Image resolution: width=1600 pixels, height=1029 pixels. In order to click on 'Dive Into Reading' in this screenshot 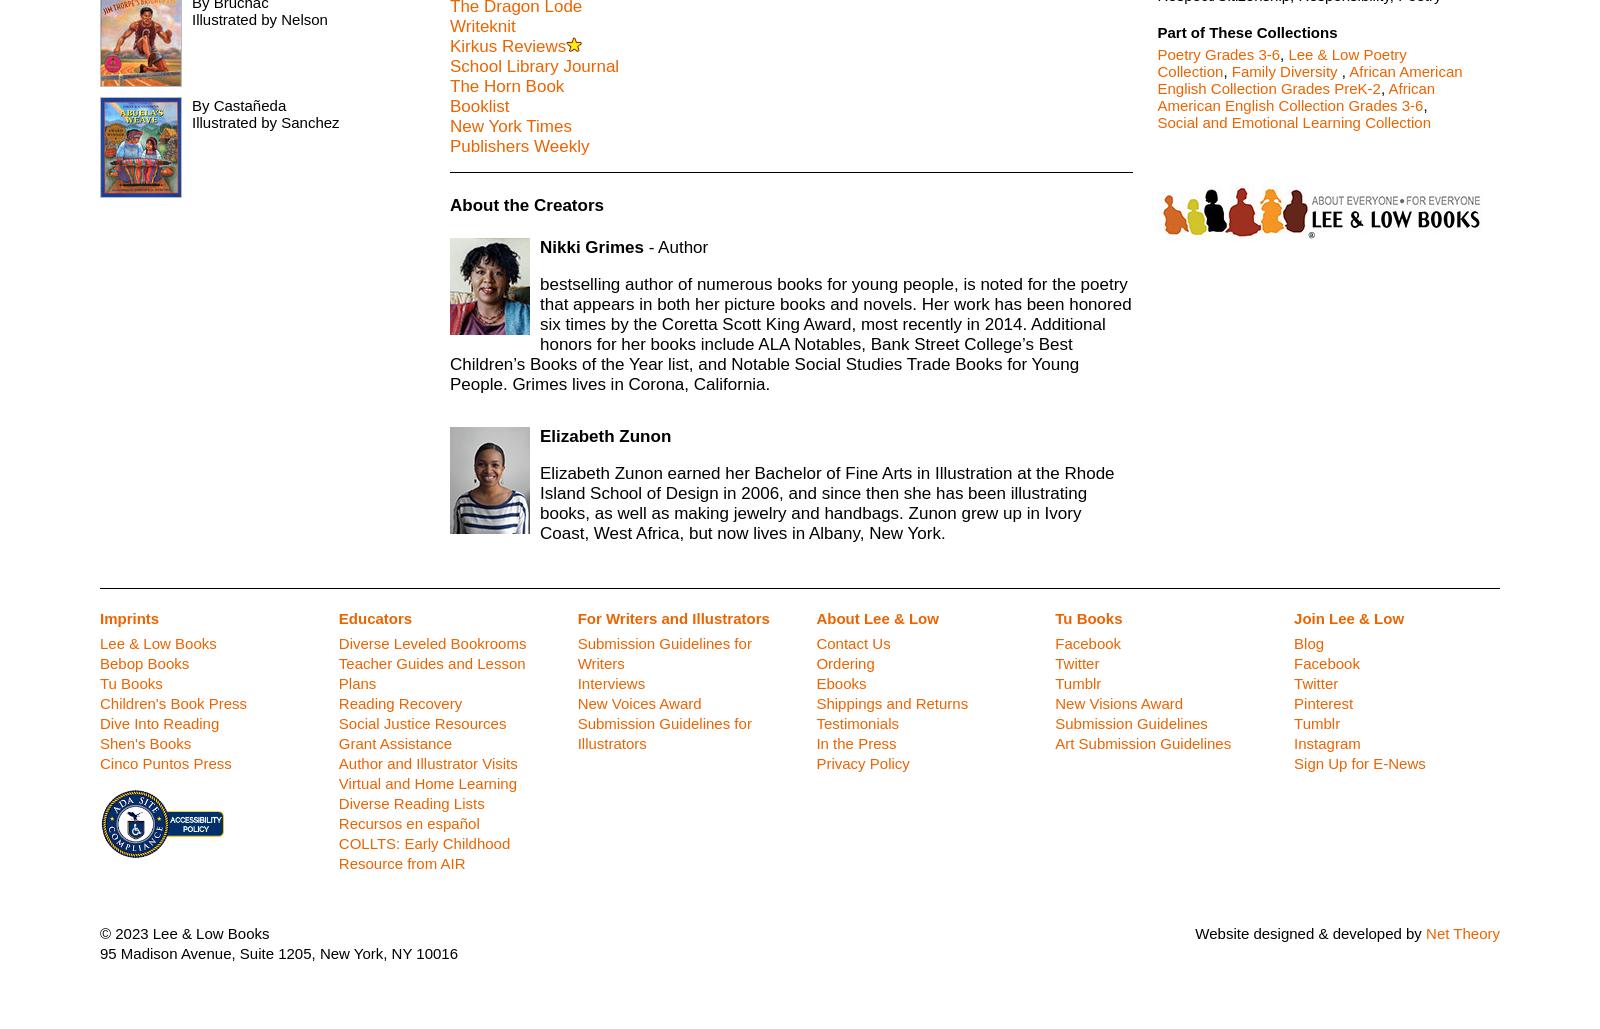, I will do `click(158, 722)`.